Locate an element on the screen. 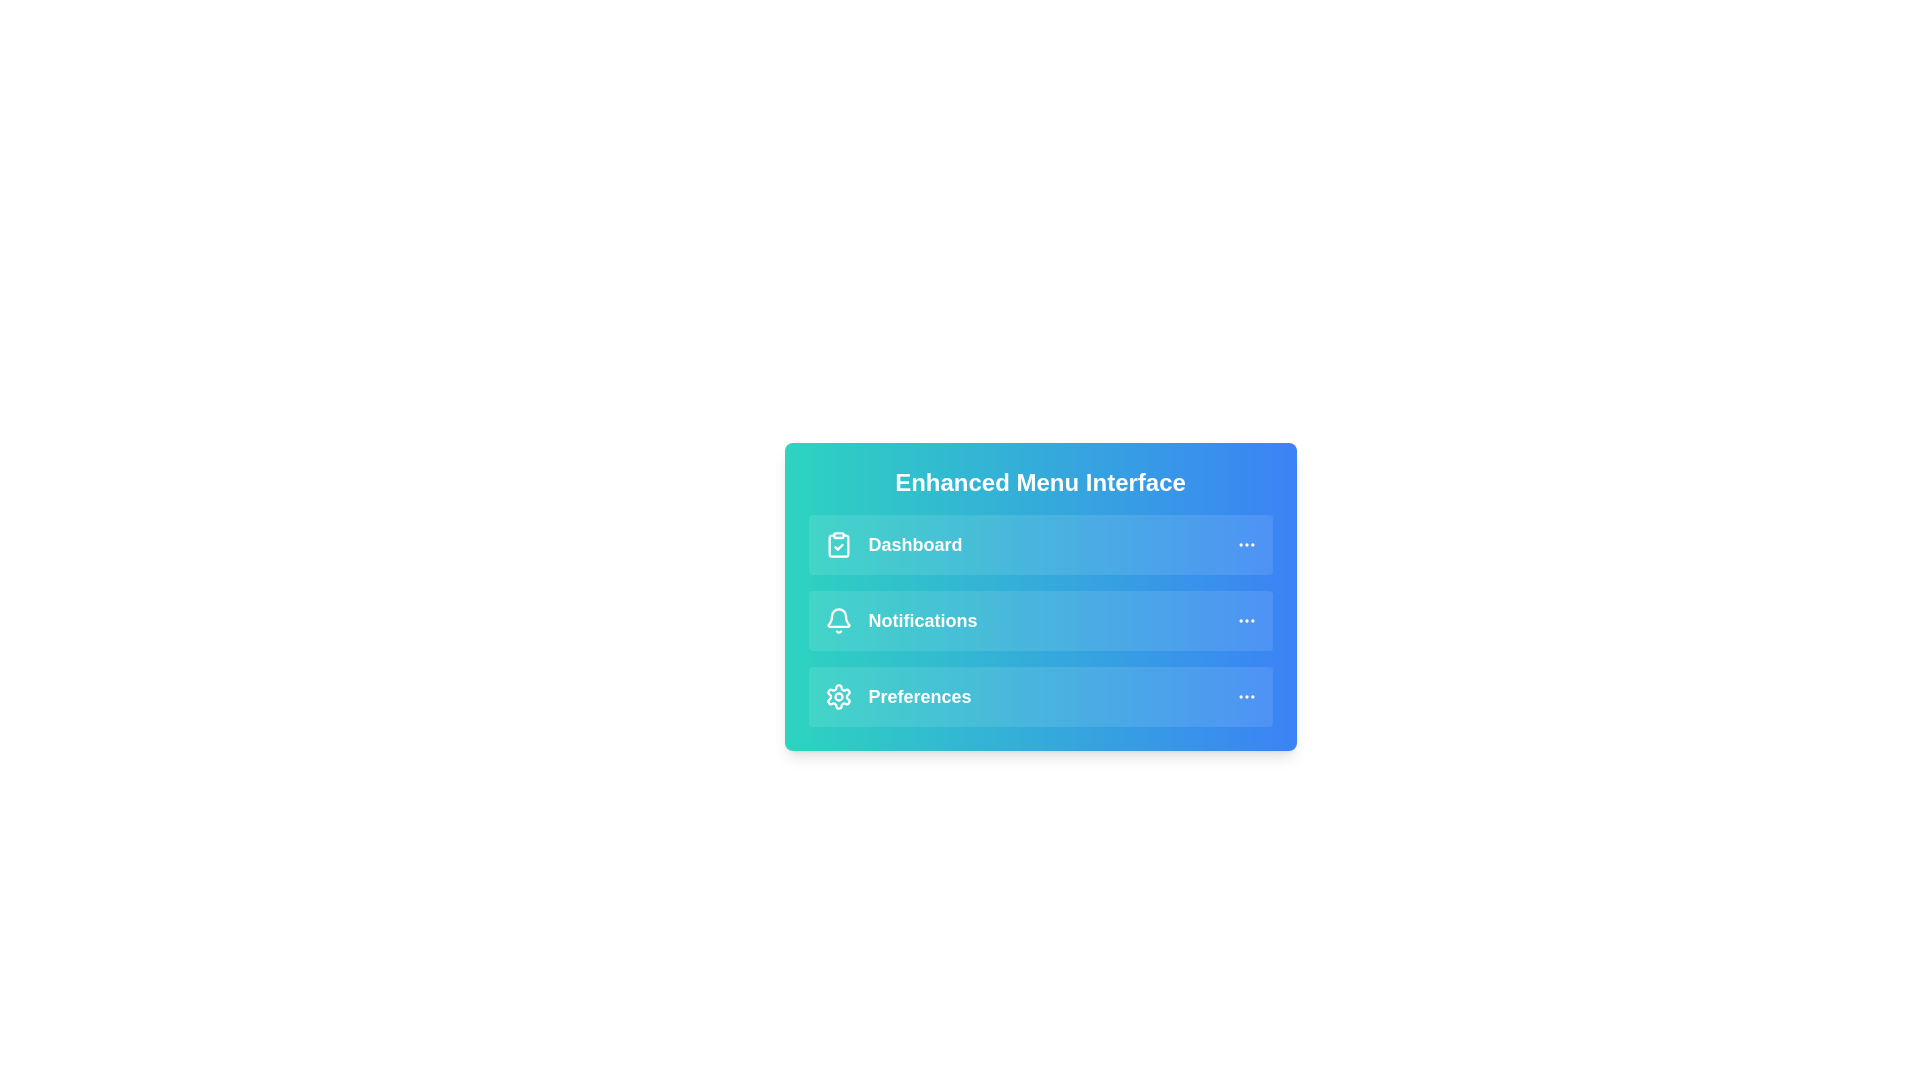 The image size is (1920, 1080). the settings icon, represented as a gear shape with a white outline on a turquoise background, located to the left of the 'Preferences' label in the menu list is located at coordinates (838, 696).